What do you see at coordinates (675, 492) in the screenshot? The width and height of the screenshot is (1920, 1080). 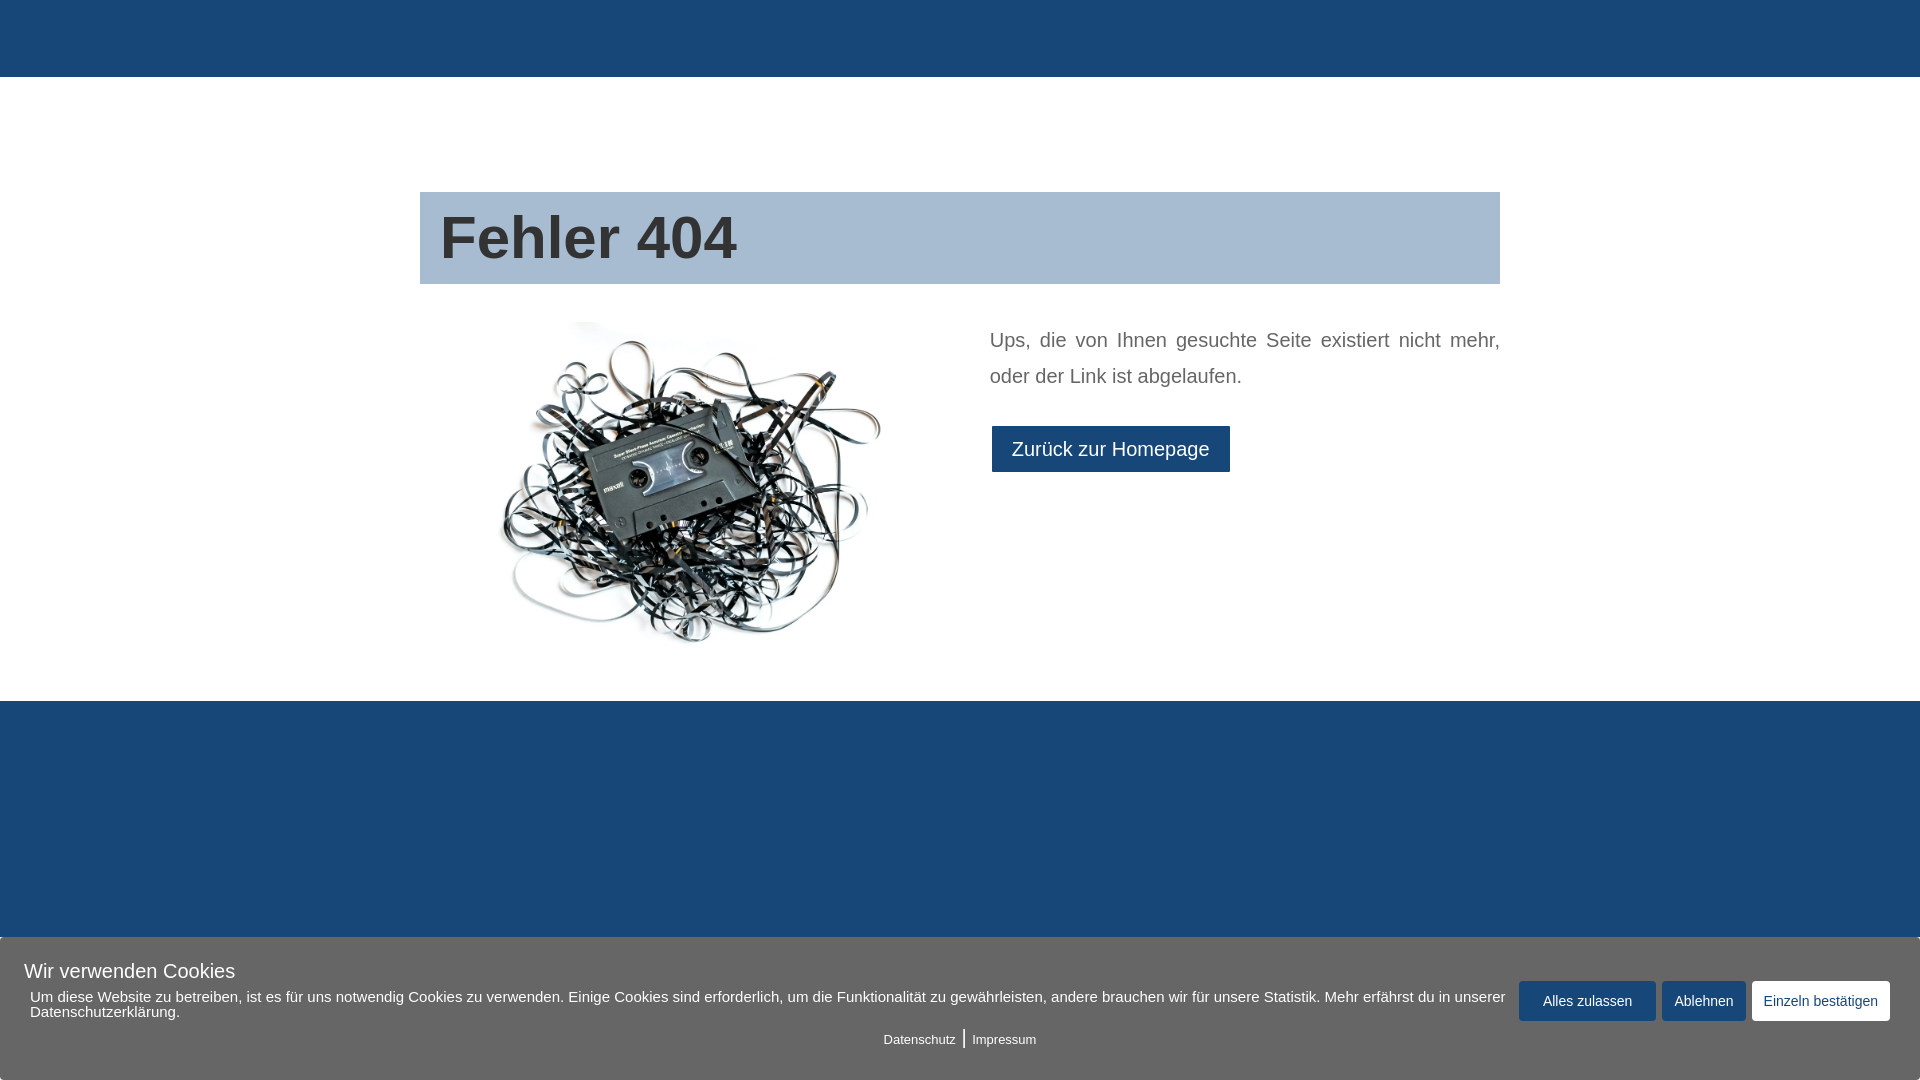 I see `'Error'` at bounding box center [675, 492].